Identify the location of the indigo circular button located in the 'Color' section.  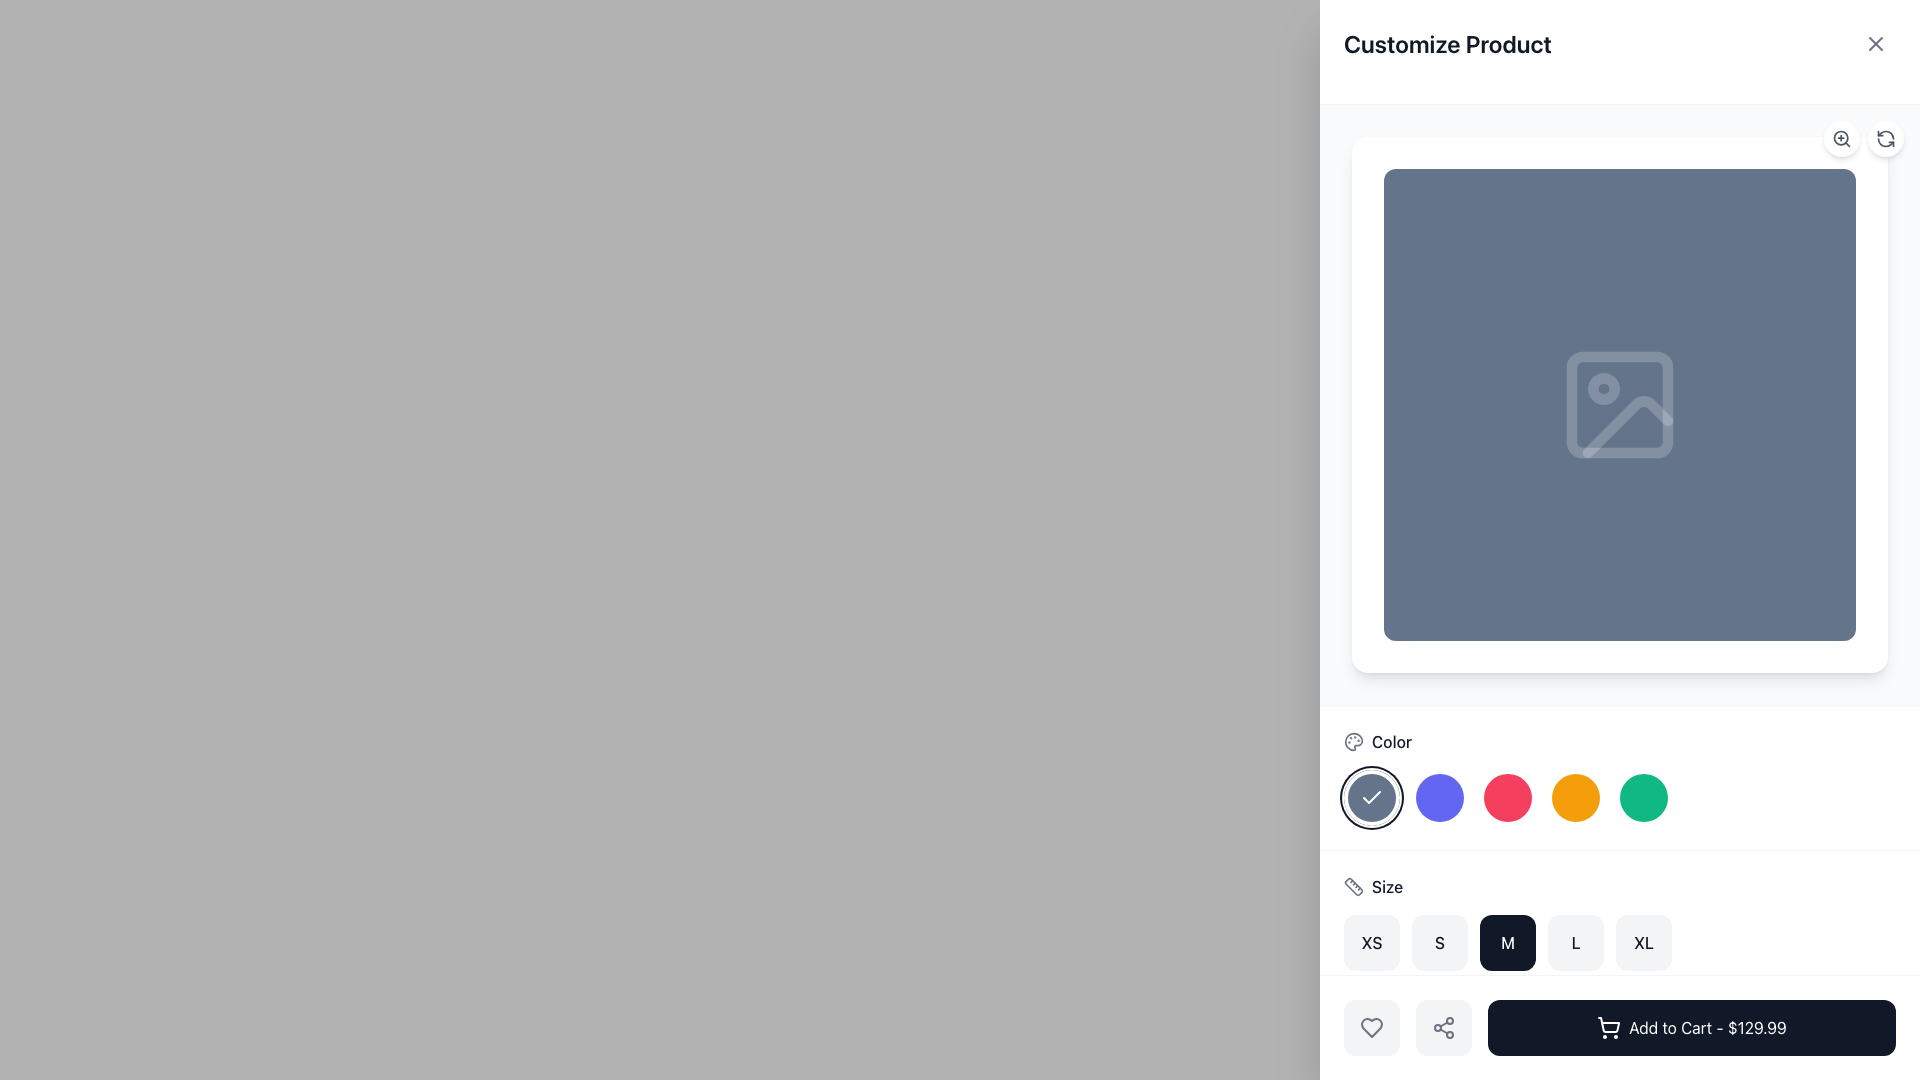
(1440, 797).